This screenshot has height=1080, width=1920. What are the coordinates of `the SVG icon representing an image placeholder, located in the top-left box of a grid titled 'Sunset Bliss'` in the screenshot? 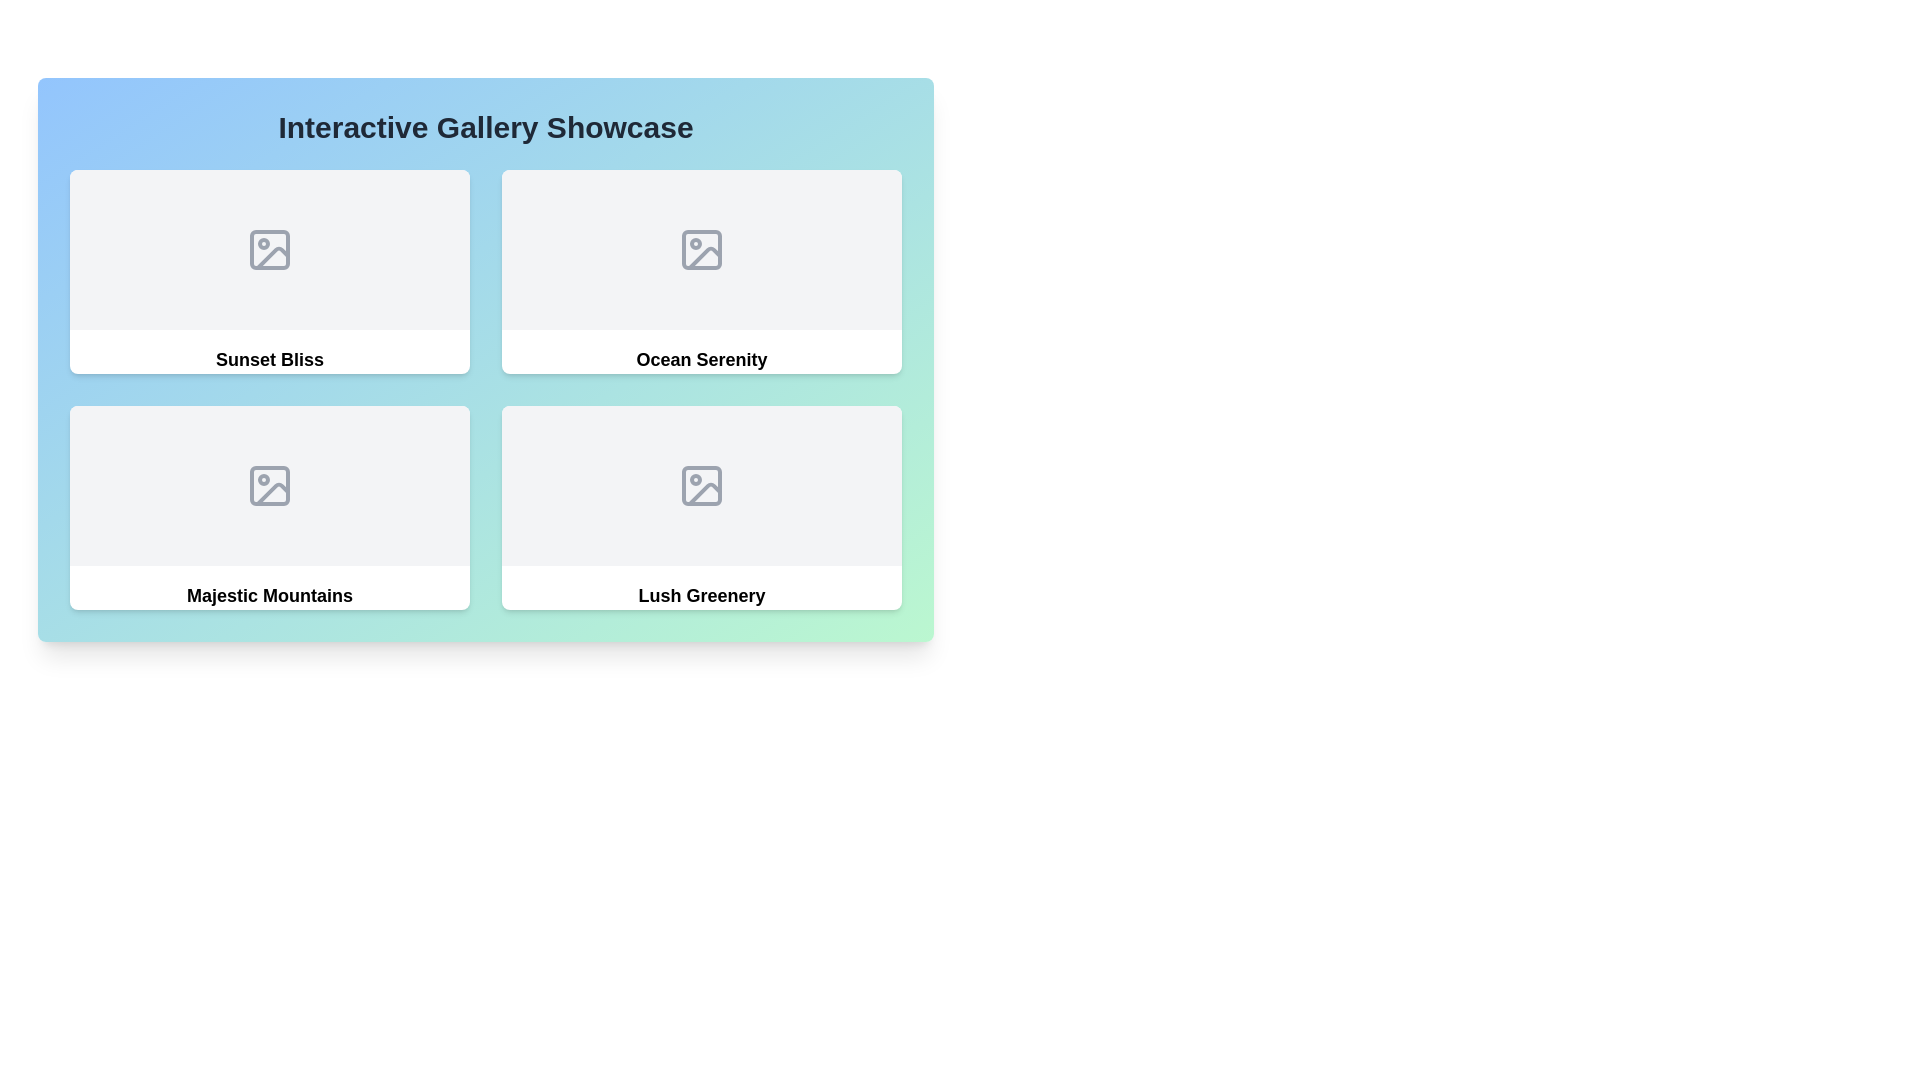 It's located at (268, 249).